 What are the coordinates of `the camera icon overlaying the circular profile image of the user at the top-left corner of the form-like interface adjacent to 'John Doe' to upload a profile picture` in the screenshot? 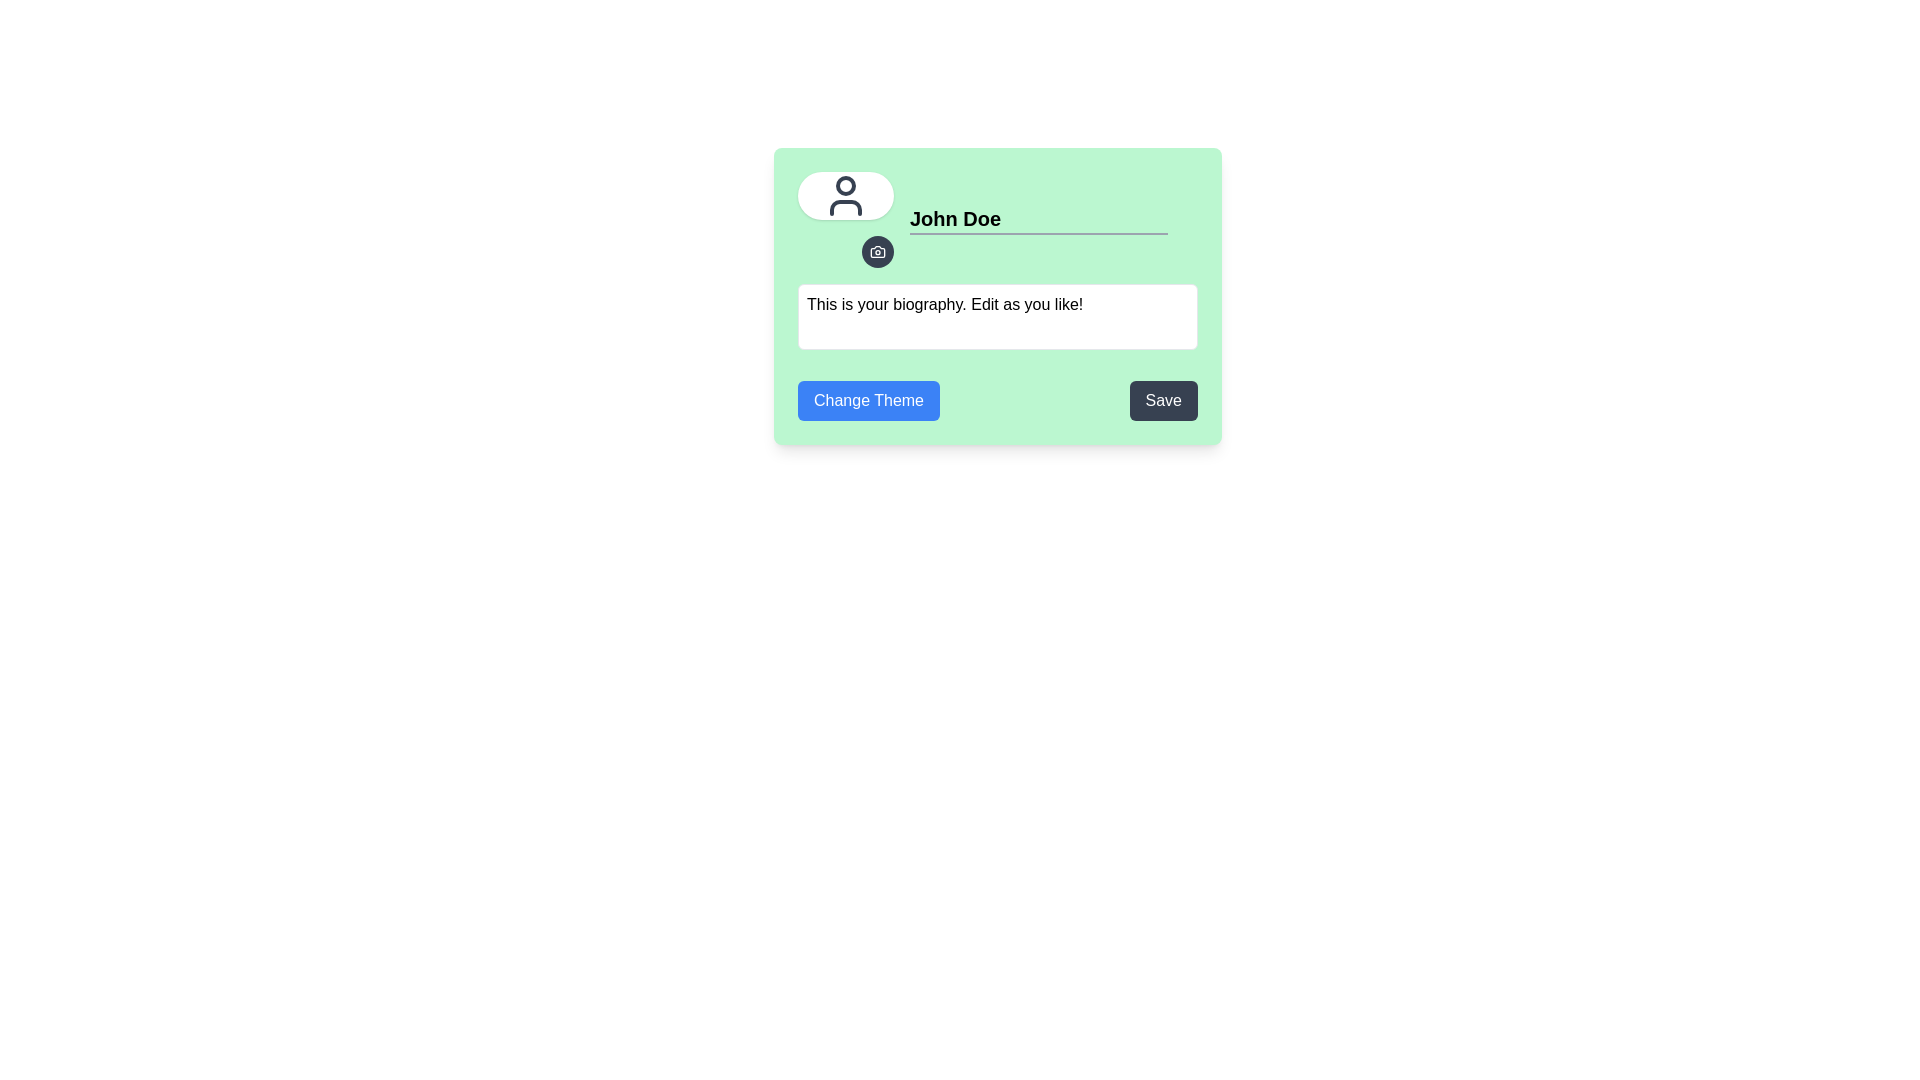 It's located at (845, 219).